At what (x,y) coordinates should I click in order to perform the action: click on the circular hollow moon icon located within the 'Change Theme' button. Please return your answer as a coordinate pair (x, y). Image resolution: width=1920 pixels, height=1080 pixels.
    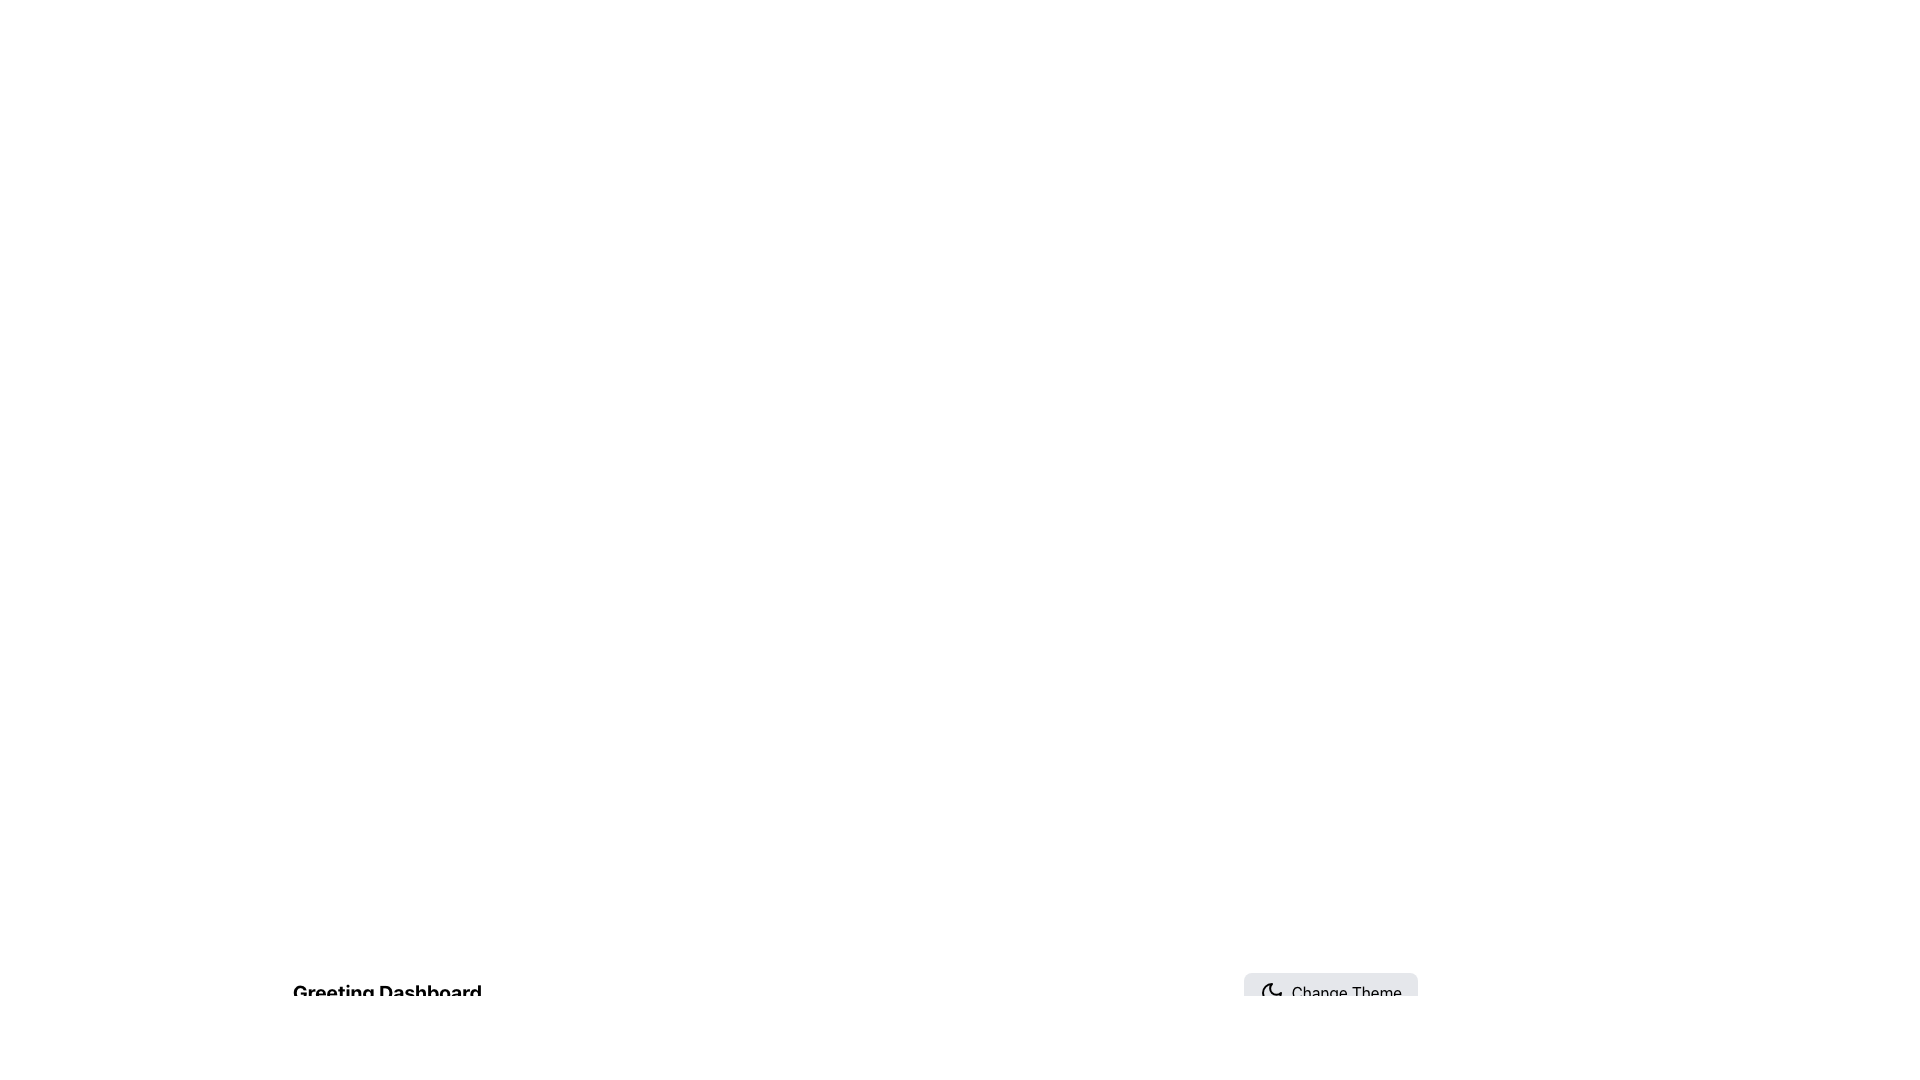
    Looking at the image, I should click on (1270, 992).